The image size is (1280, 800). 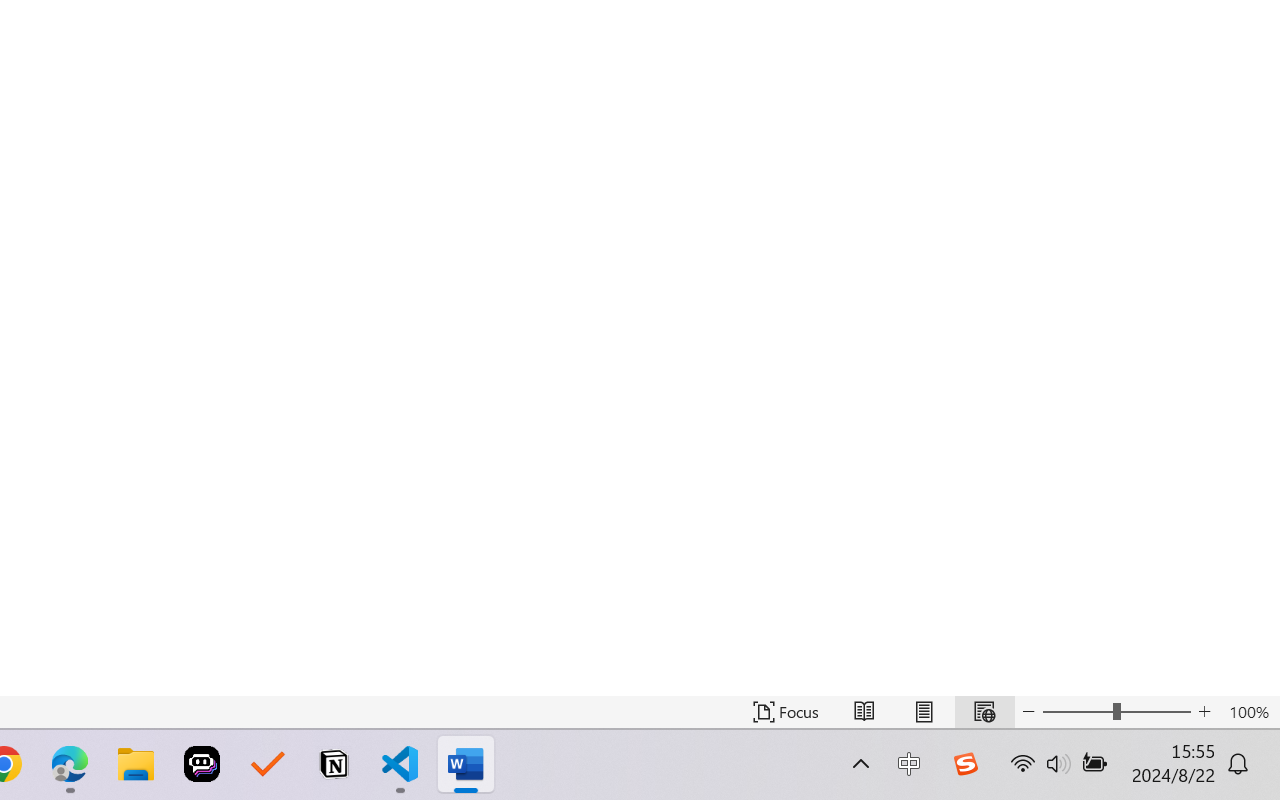 I want to click on 'Class: Image', so click(x=965, y=764).